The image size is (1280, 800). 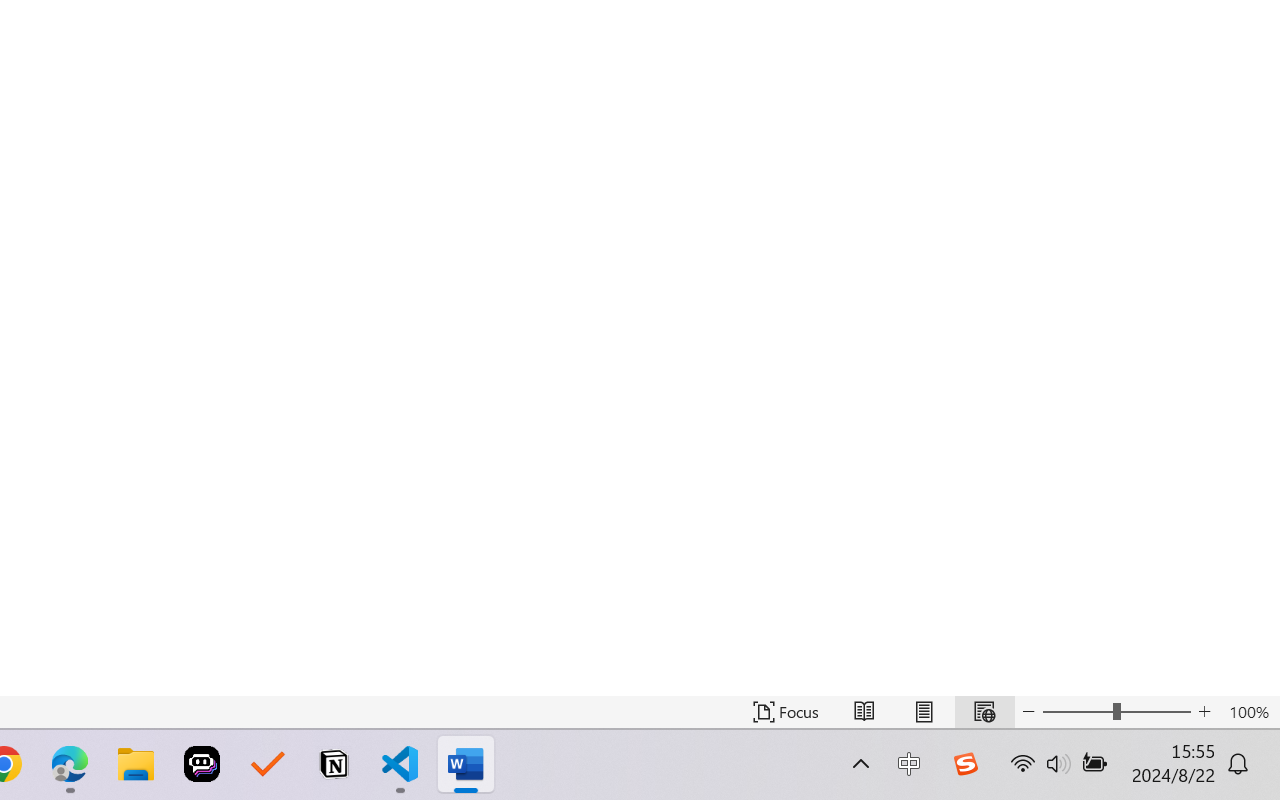 I want to click on 'Class: Image', so click(x=965, y=764).